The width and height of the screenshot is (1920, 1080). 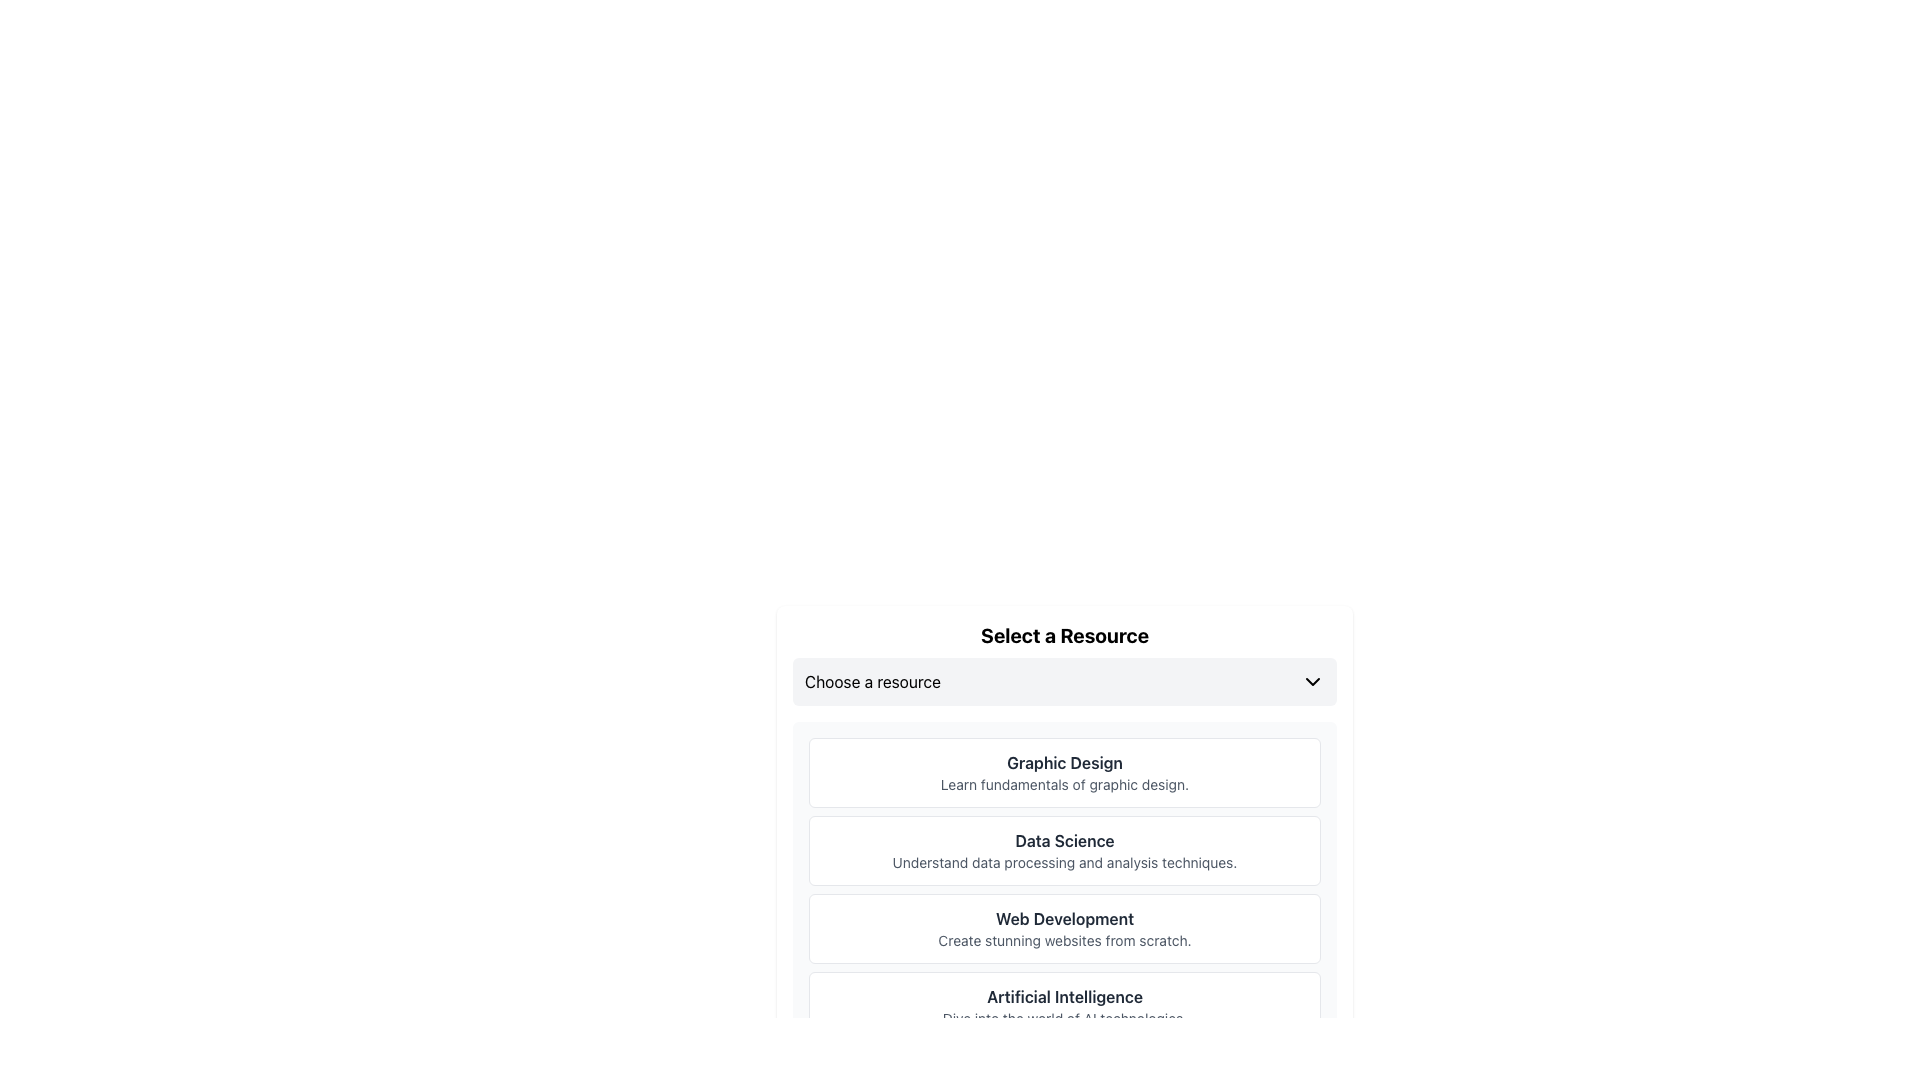 I want to click on the text label providing supplementary information for the 'Data Science' section, positioned below its title and above the 'Web Development' section, so click(x=1064, y=862).